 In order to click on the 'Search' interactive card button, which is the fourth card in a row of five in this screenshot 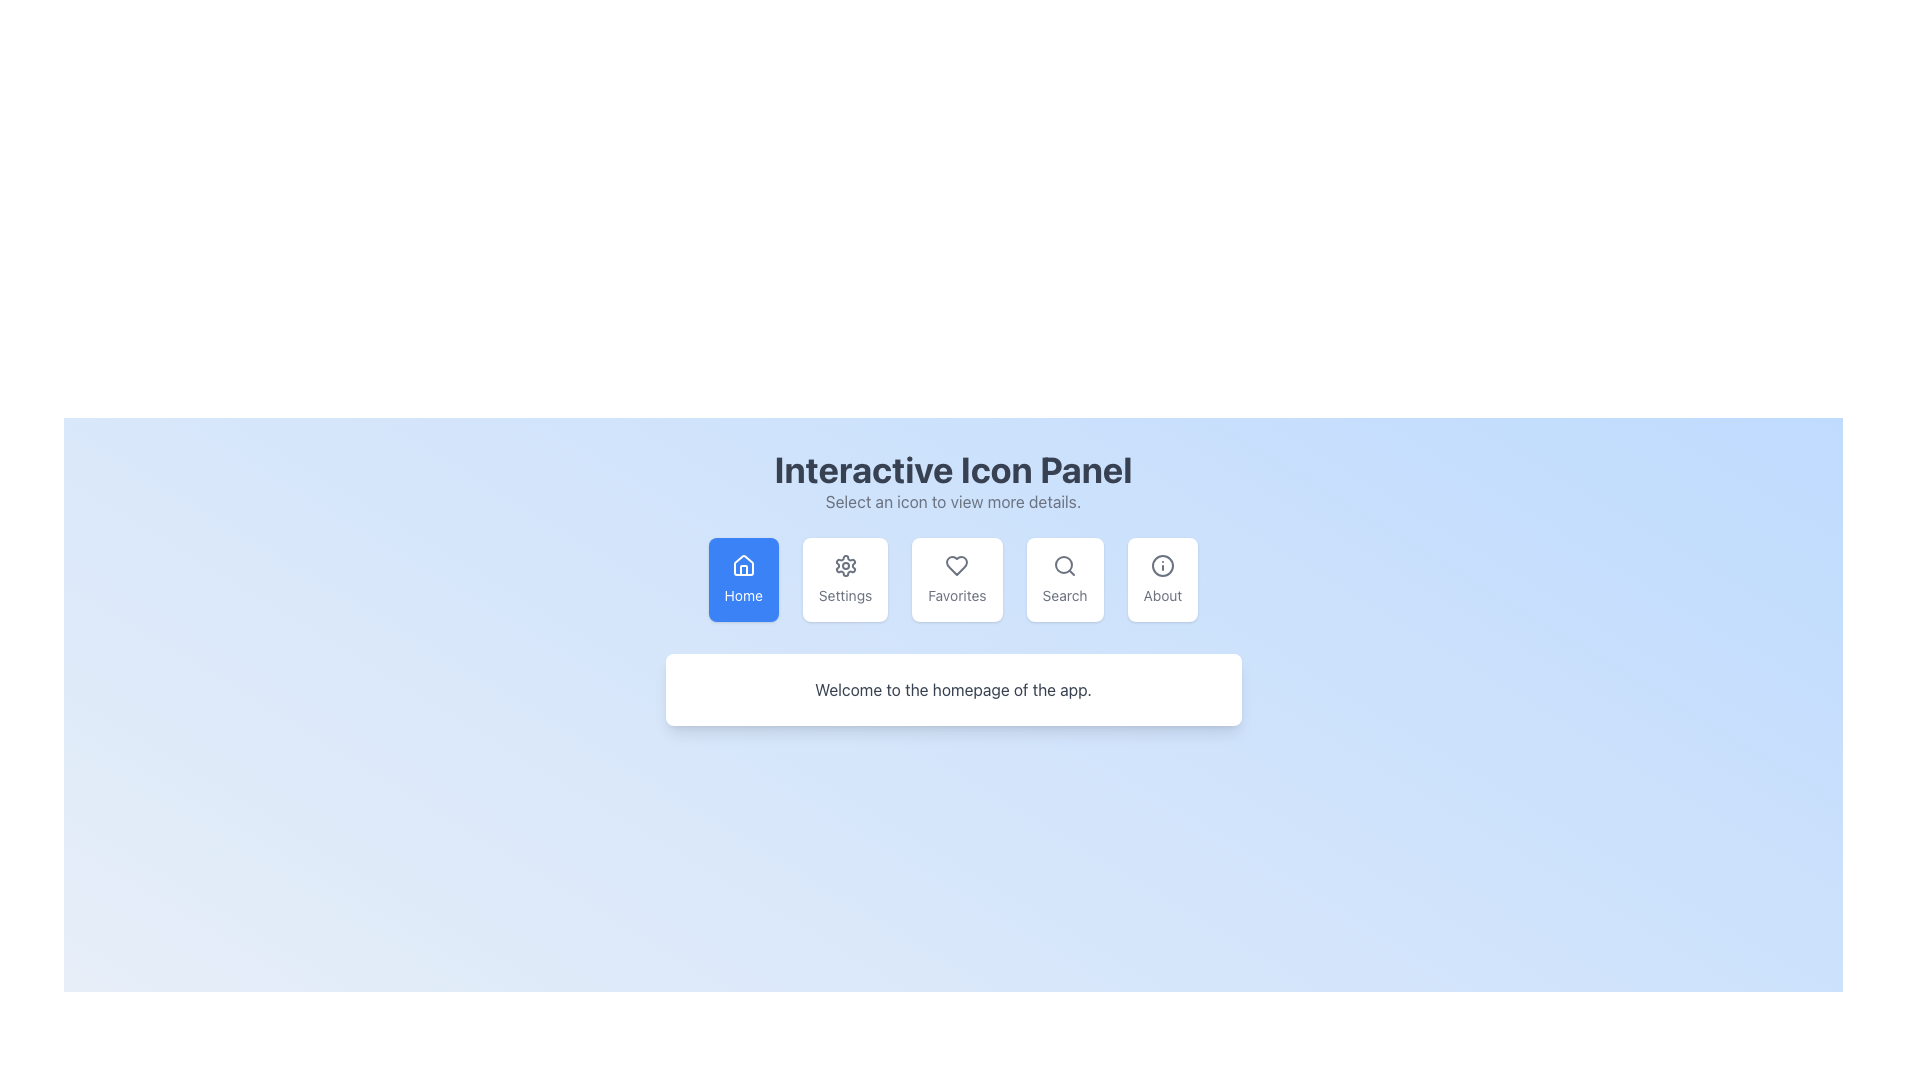, I will do `click(1064, 579)`.